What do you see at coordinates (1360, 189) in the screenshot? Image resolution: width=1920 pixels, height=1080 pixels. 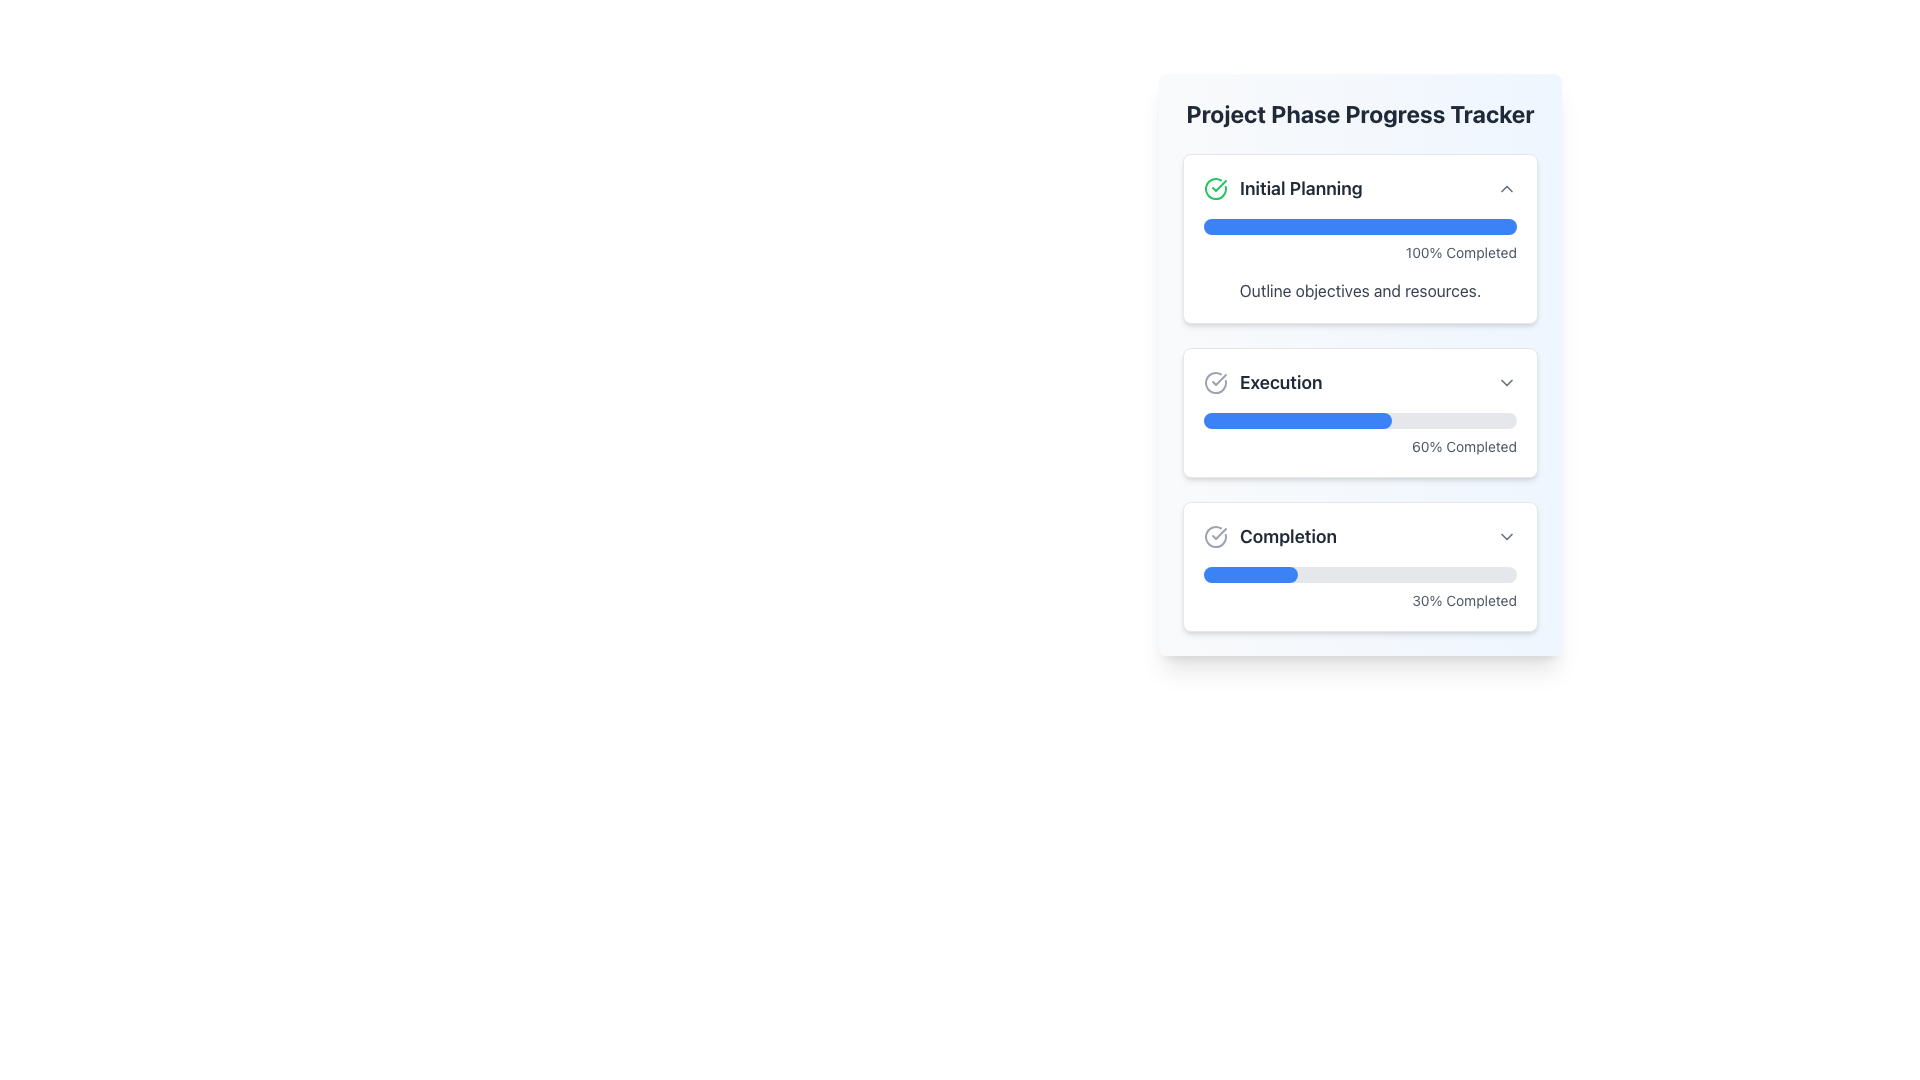 I see `the 'Initial Planning' header with the green checkmark and collapsible arrow icon` at bounding box center [1360, 189].